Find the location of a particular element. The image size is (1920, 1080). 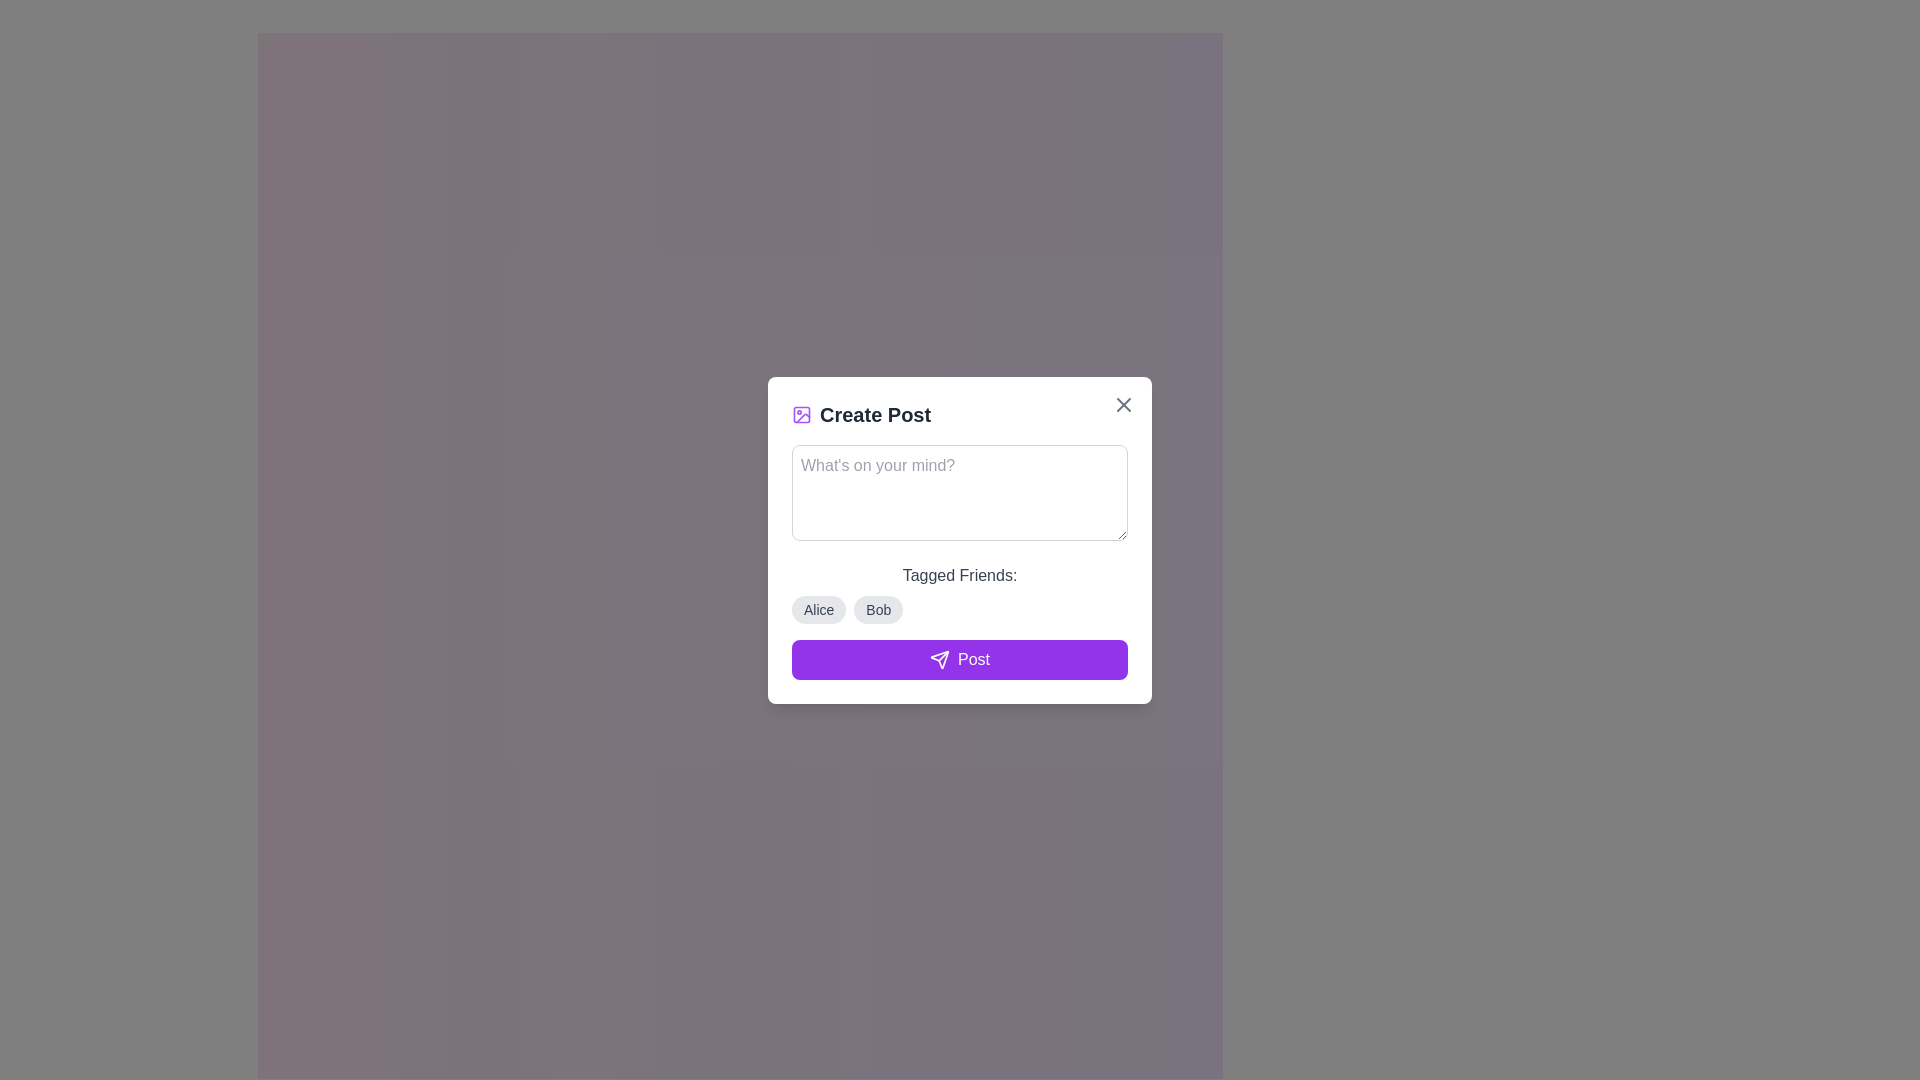

the image-related functionalities icon, which resembles a picture frame with a stylized mountain and sun, located to the left of the 'Create Post' title text is located at coordinates (801, 412).